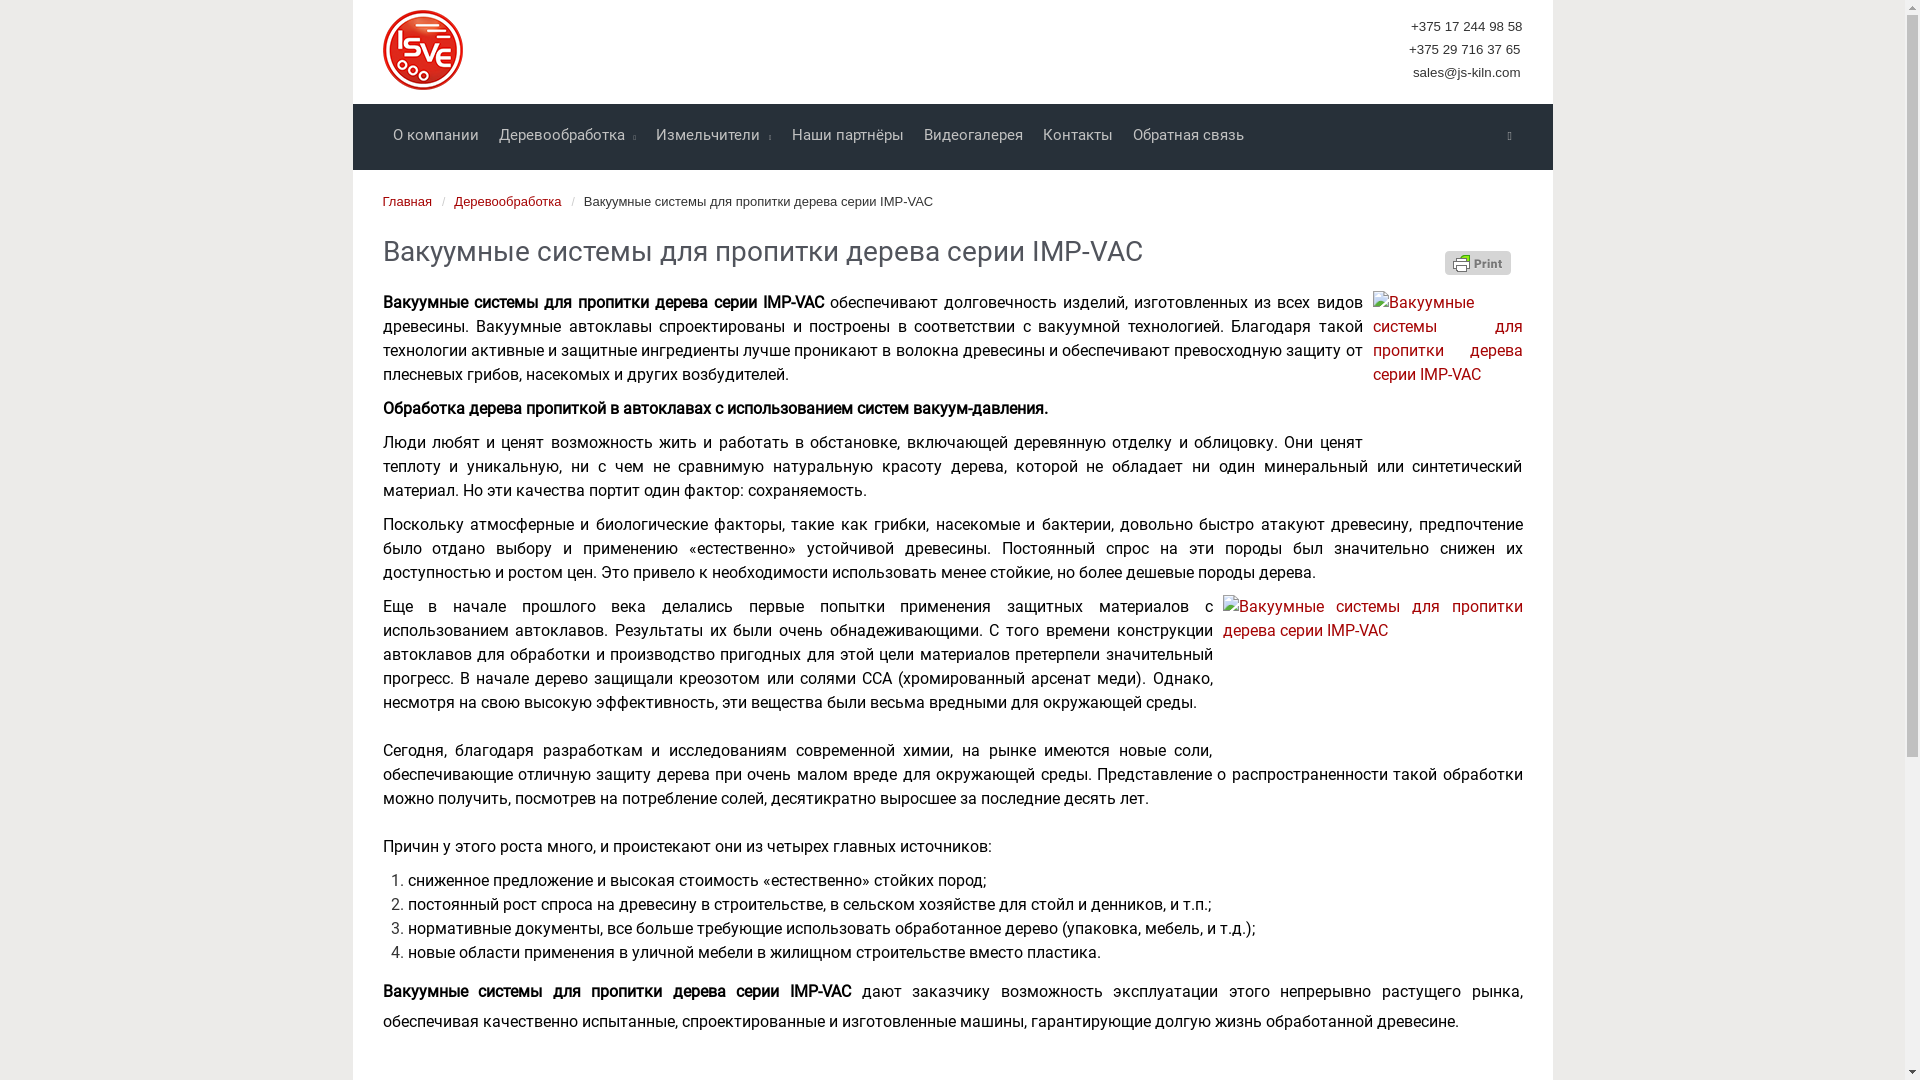 This screenshot has width=1920, height=1080. I want to click on 'Printer Friendly, PDF & Email', so click(1444, 261).